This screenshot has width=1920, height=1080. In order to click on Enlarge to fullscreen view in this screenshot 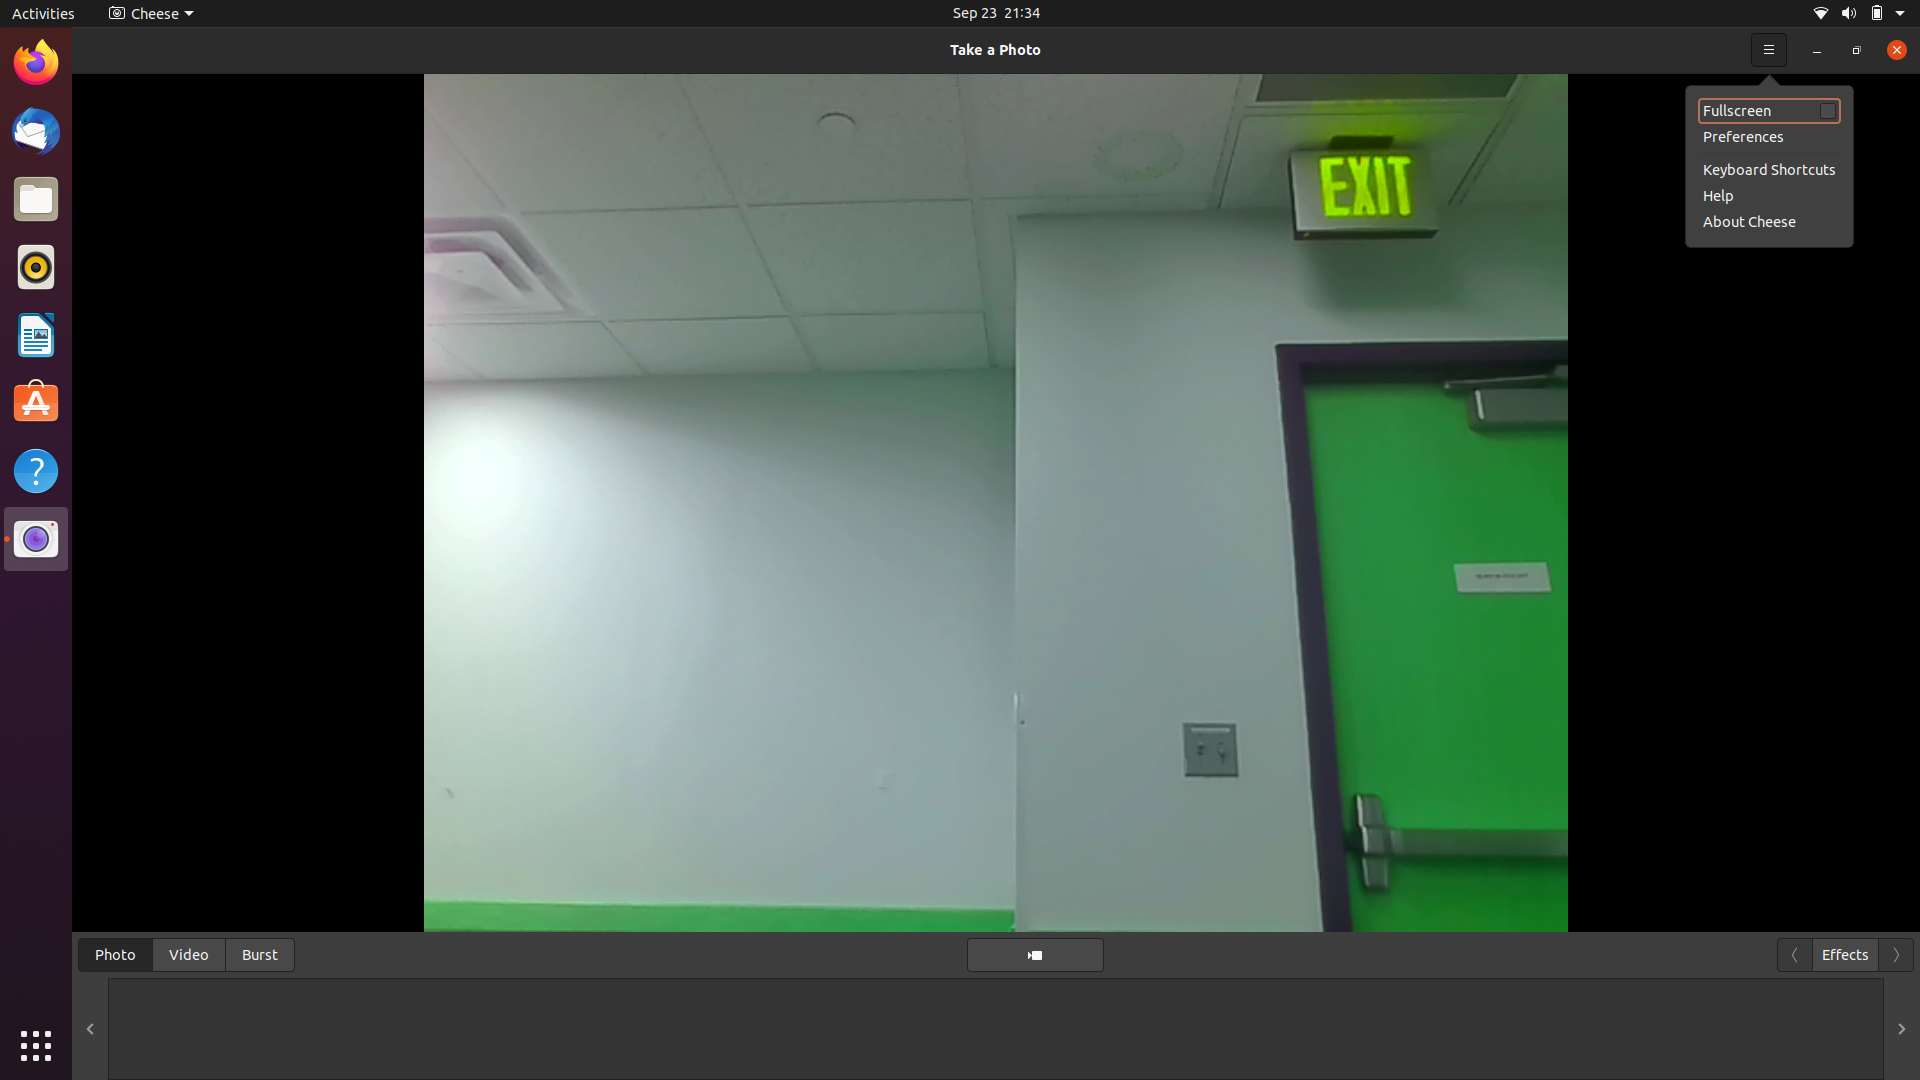, I will do `click(1769, 110)`.